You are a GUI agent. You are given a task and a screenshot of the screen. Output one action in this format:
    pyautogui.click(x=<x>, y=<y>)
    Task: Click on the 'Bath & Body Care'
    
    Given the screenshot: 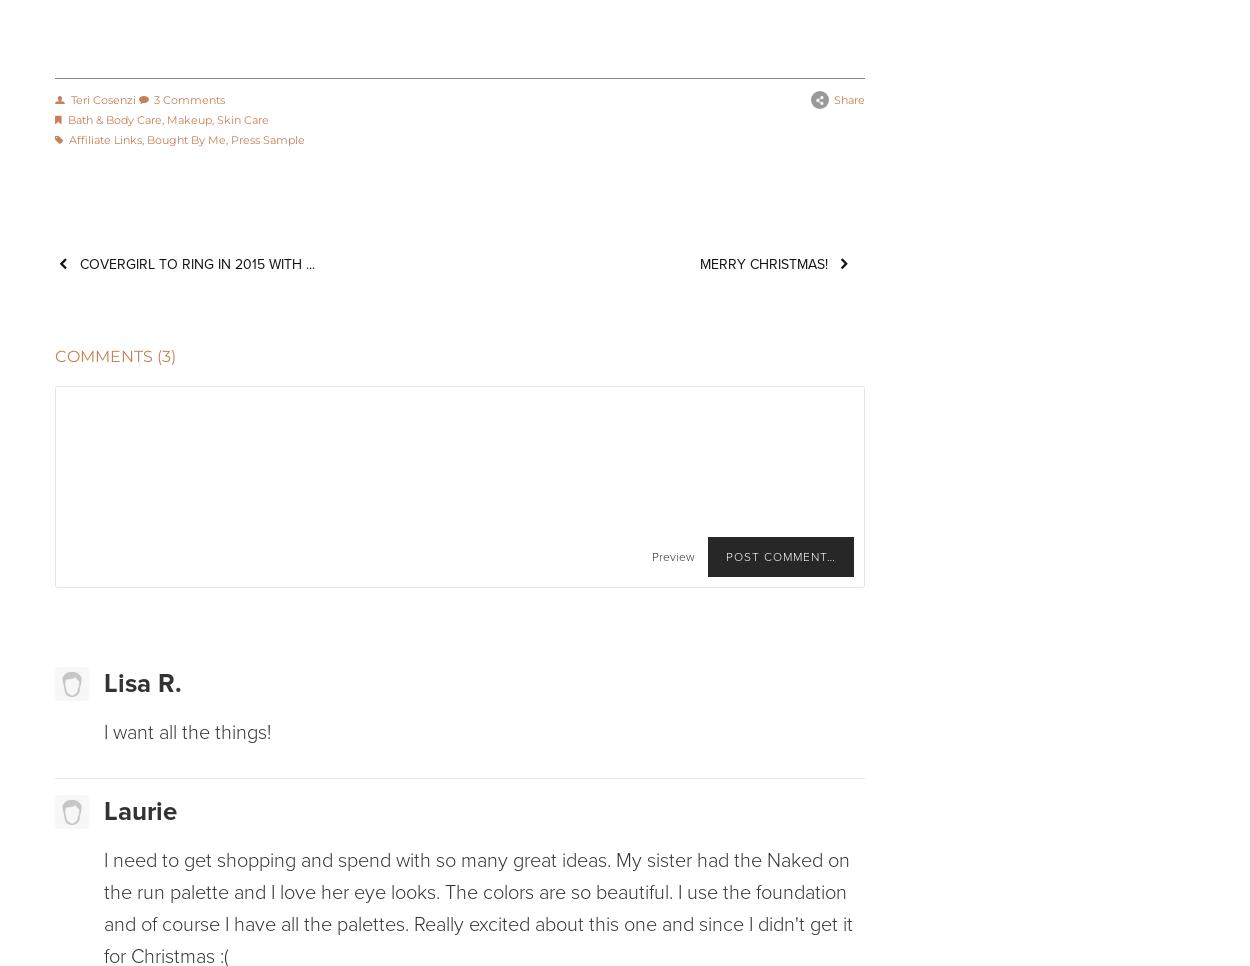 What is the action you would take?
    pyautogui.click(x=113, y=119)
    